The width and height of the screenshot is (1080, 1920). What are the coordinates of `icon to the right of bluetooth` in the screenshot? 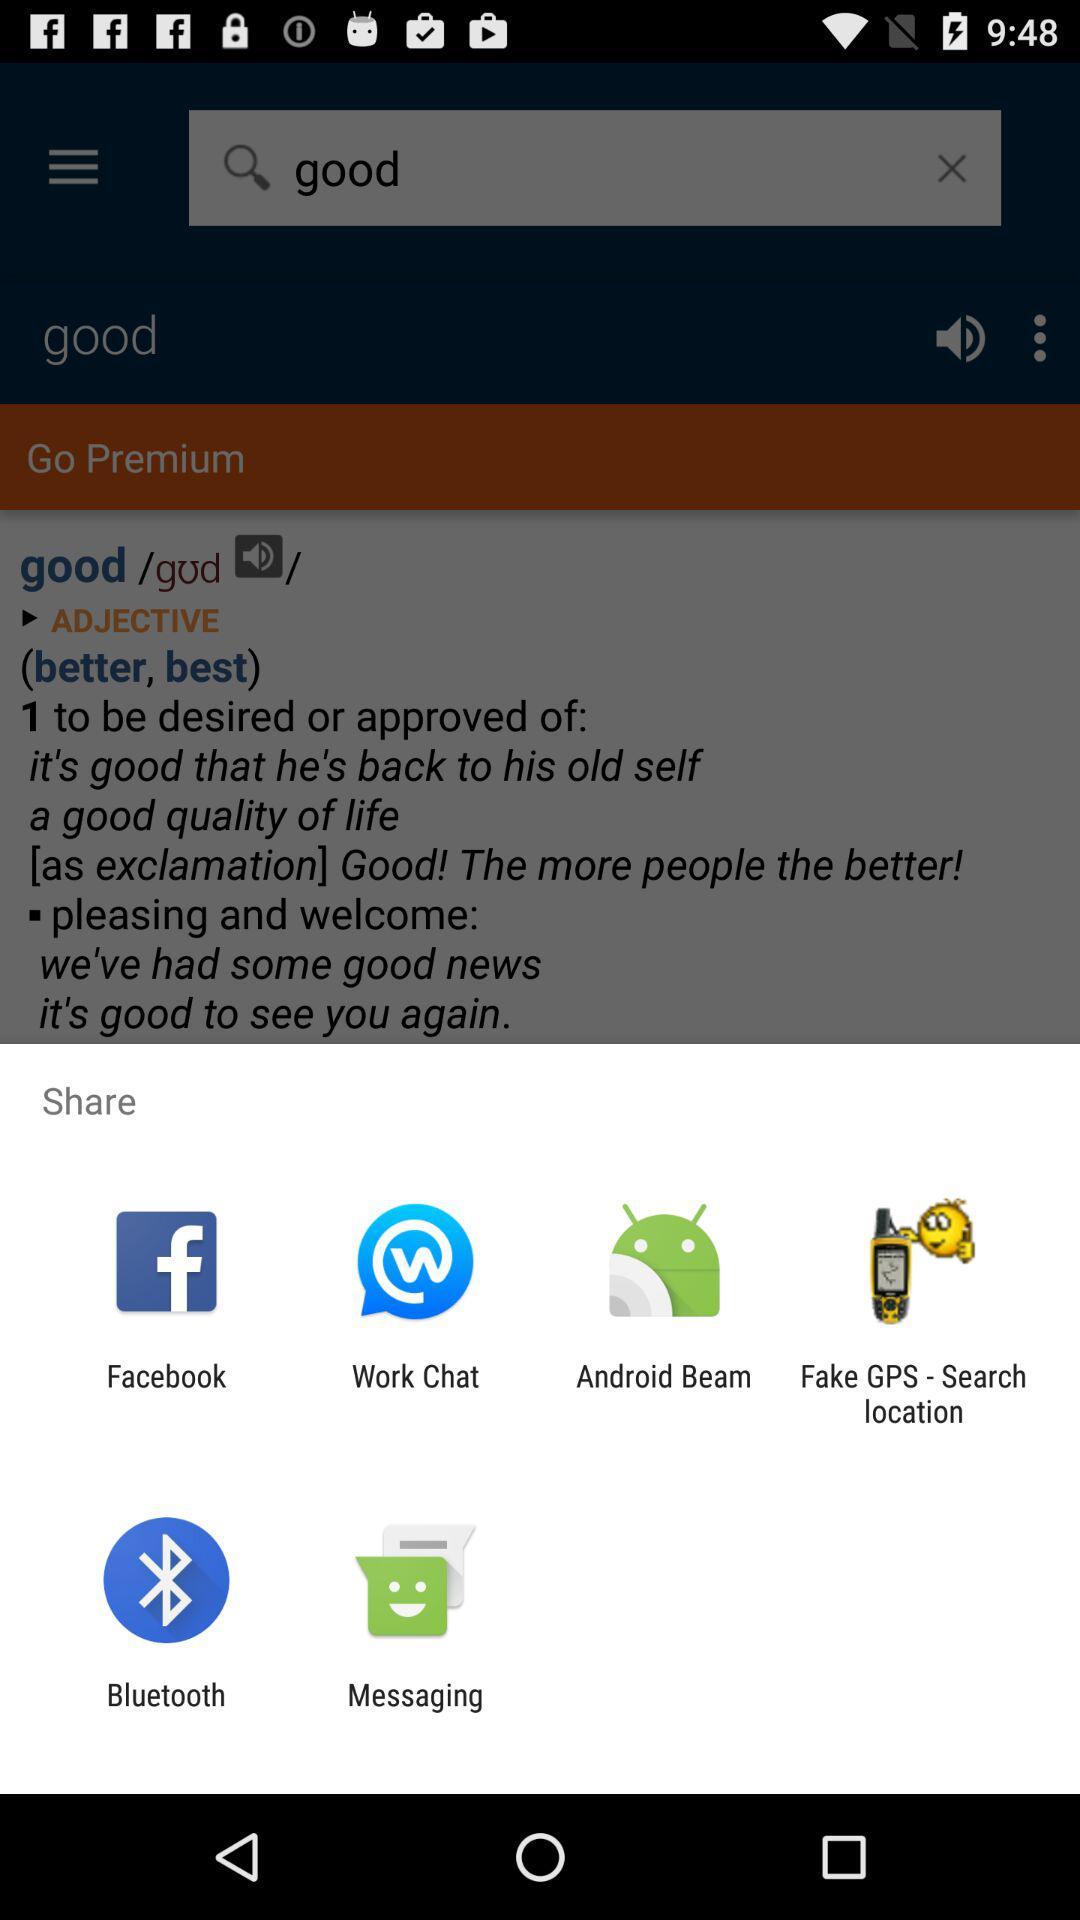 It's located at (414, 1711).